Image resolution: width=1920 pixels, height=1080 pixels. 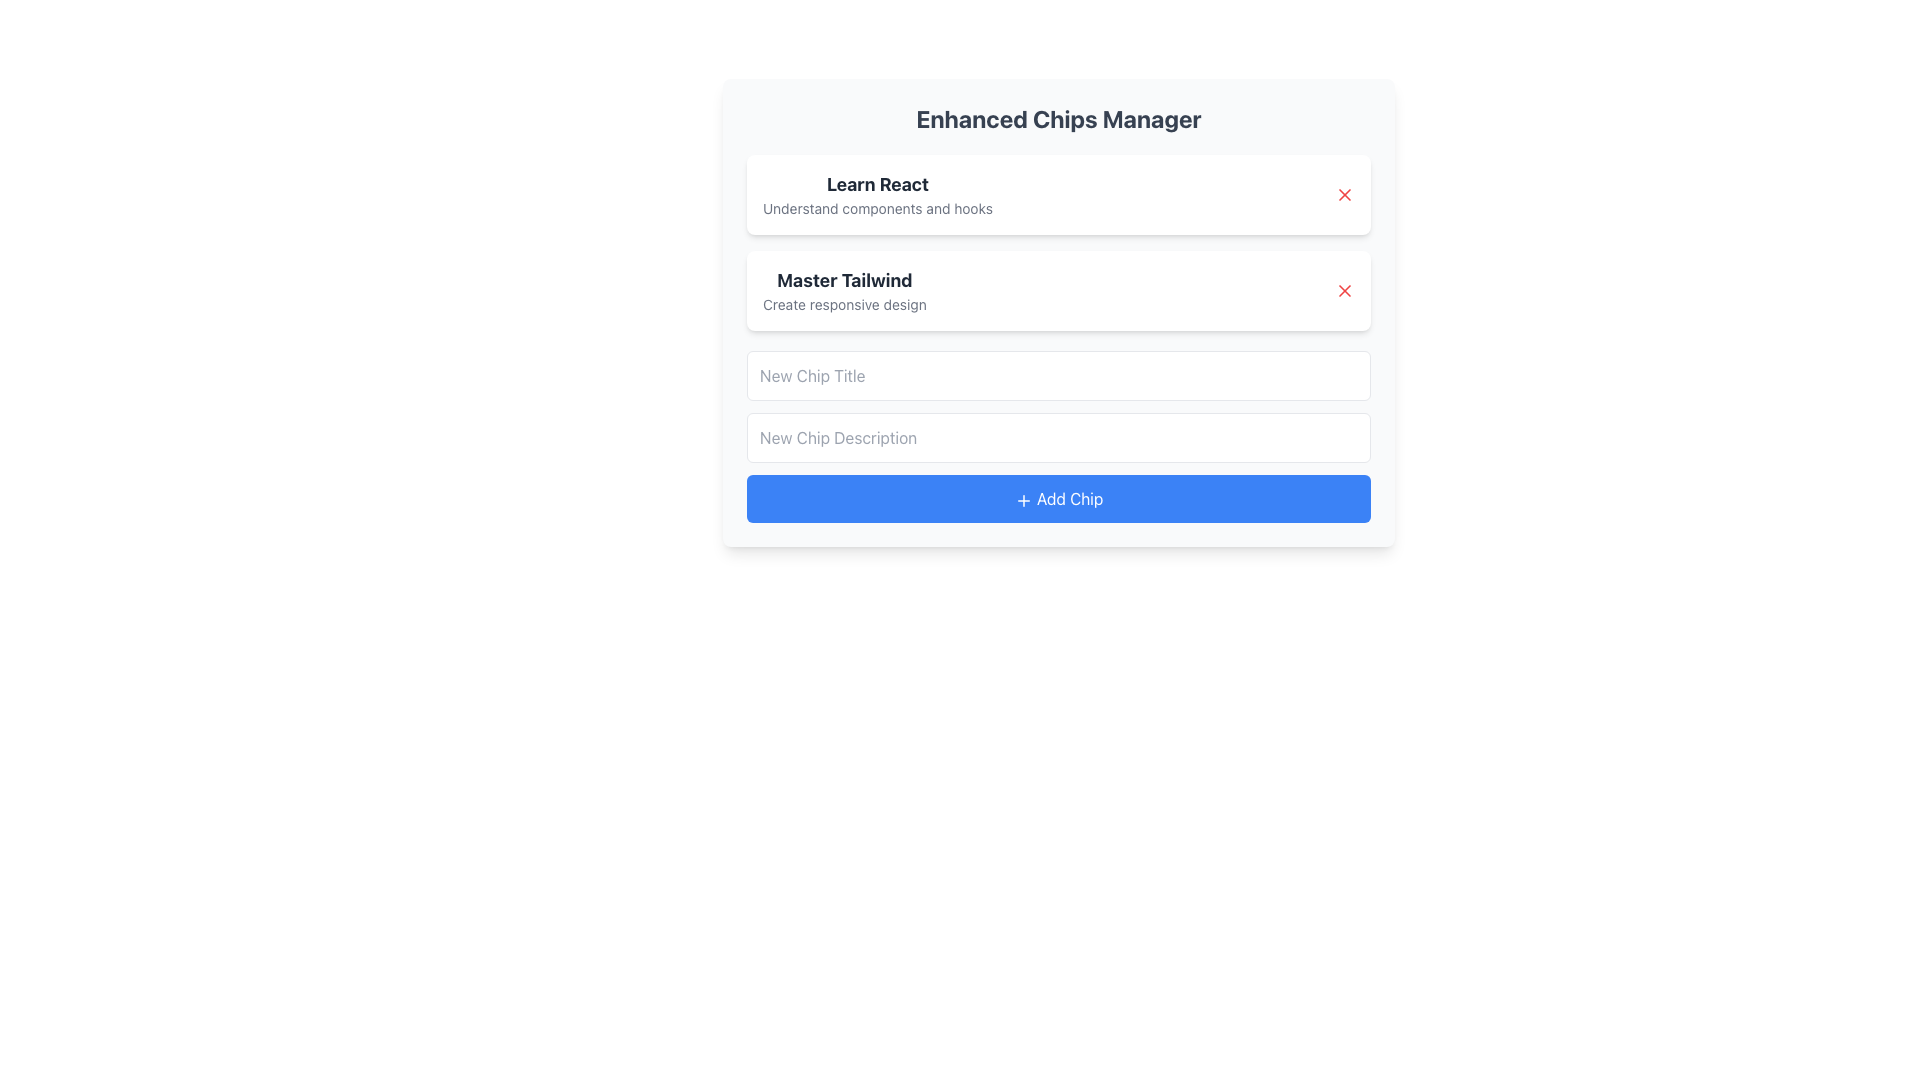 What do you see at coordinates (1058, 119) in the screenshot?
I see `static text title located at the top of the card-like structure, which serves as a header for the current interface section` at bounding box center [1058, 119].